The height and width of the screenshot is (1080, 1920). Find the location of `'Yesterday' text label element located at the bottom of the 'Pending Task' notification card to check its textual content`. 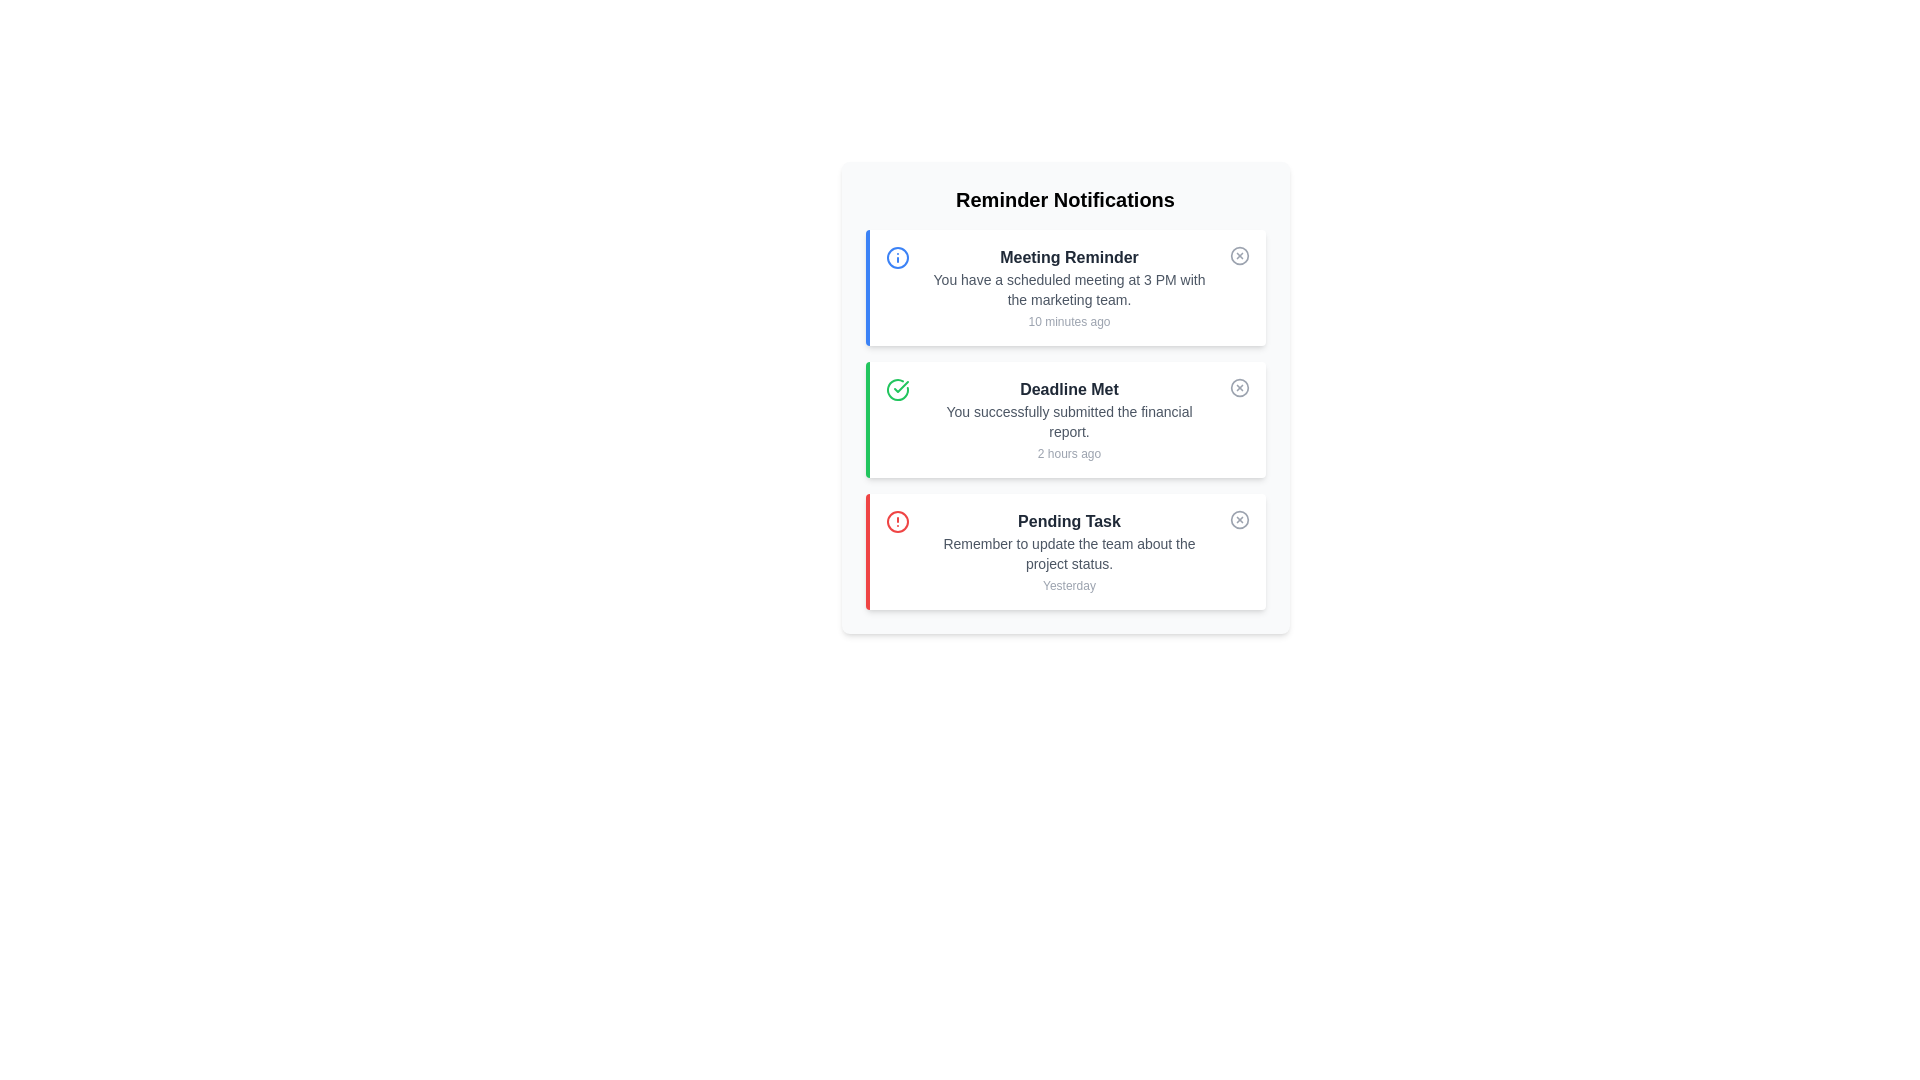

'Yesterday' text label element located at the bottom of the 'Pending Task' notification card to check its textual content is located at coordinates (1068, 585).